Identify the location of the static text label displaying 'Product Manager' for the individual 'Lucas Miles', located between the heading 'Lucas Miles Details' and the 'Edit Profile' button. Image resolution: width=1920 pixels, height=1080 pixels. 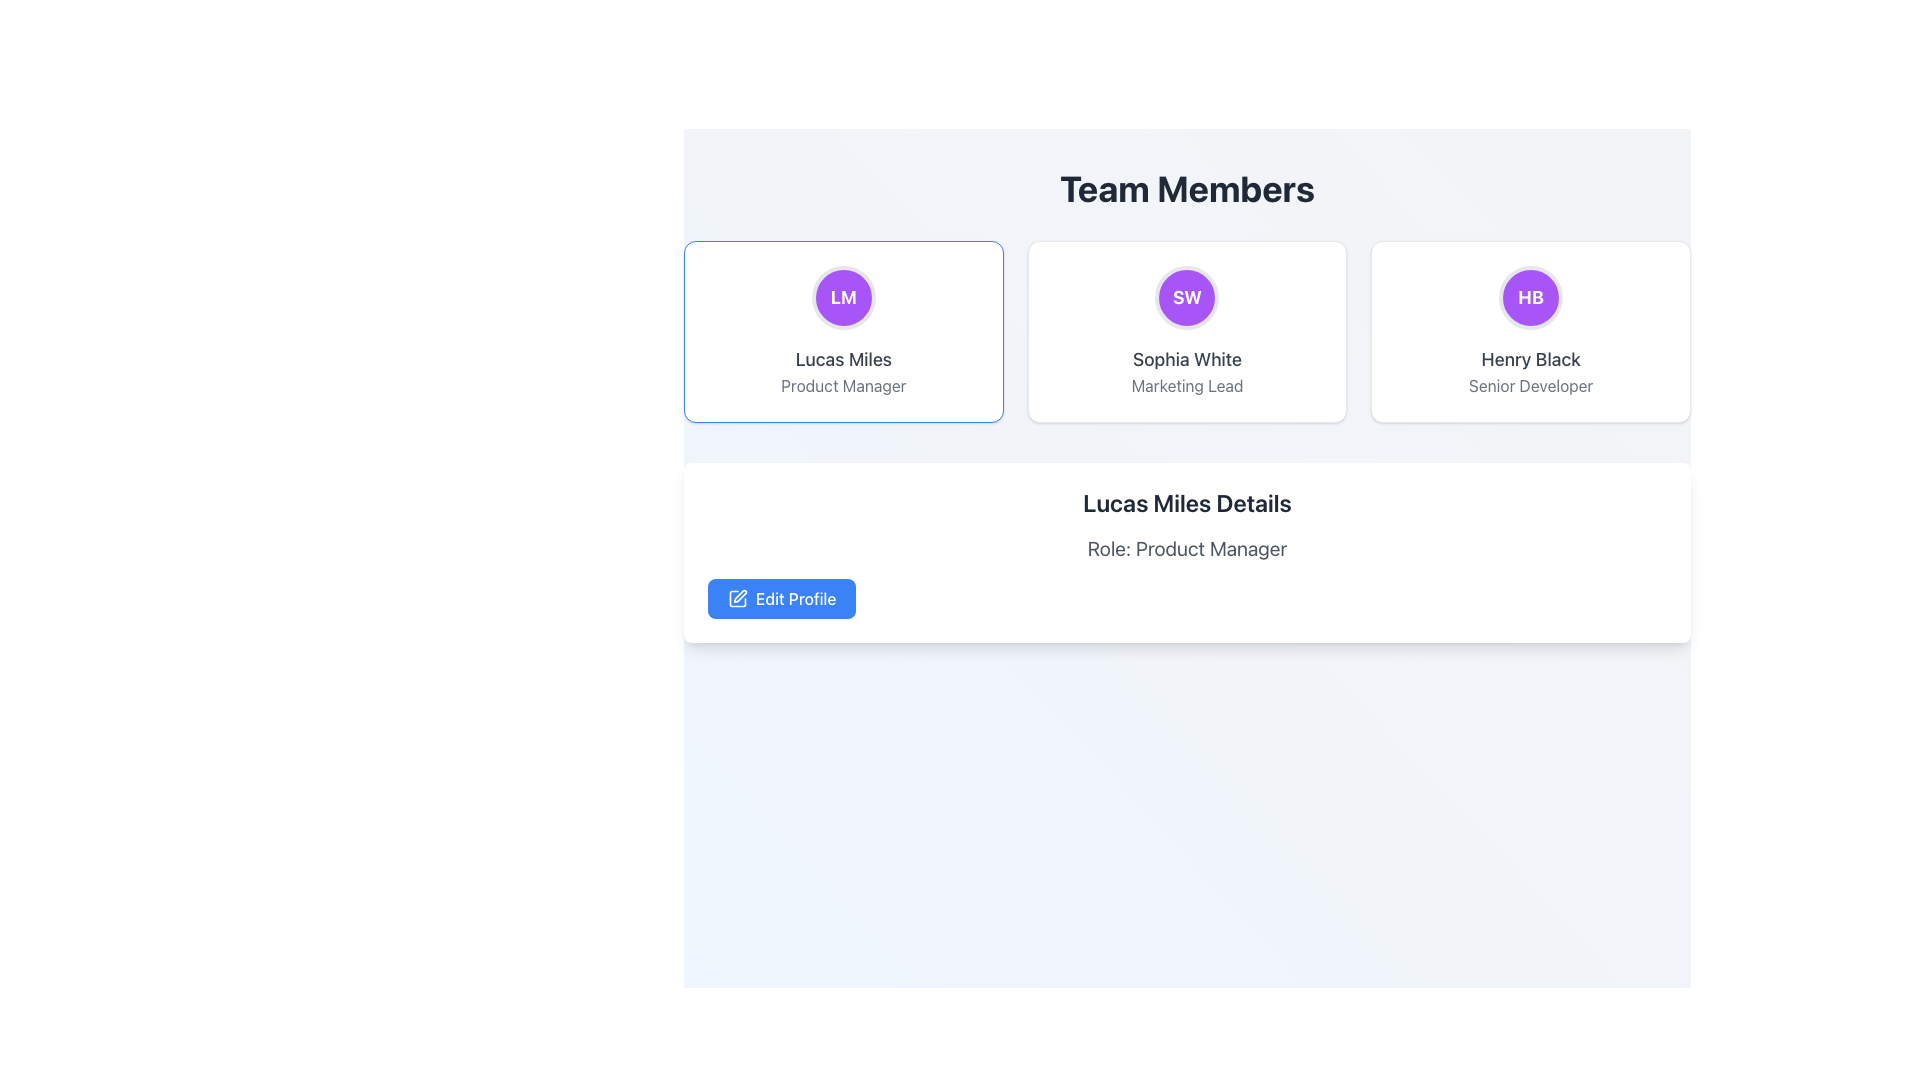
(1187, 548).